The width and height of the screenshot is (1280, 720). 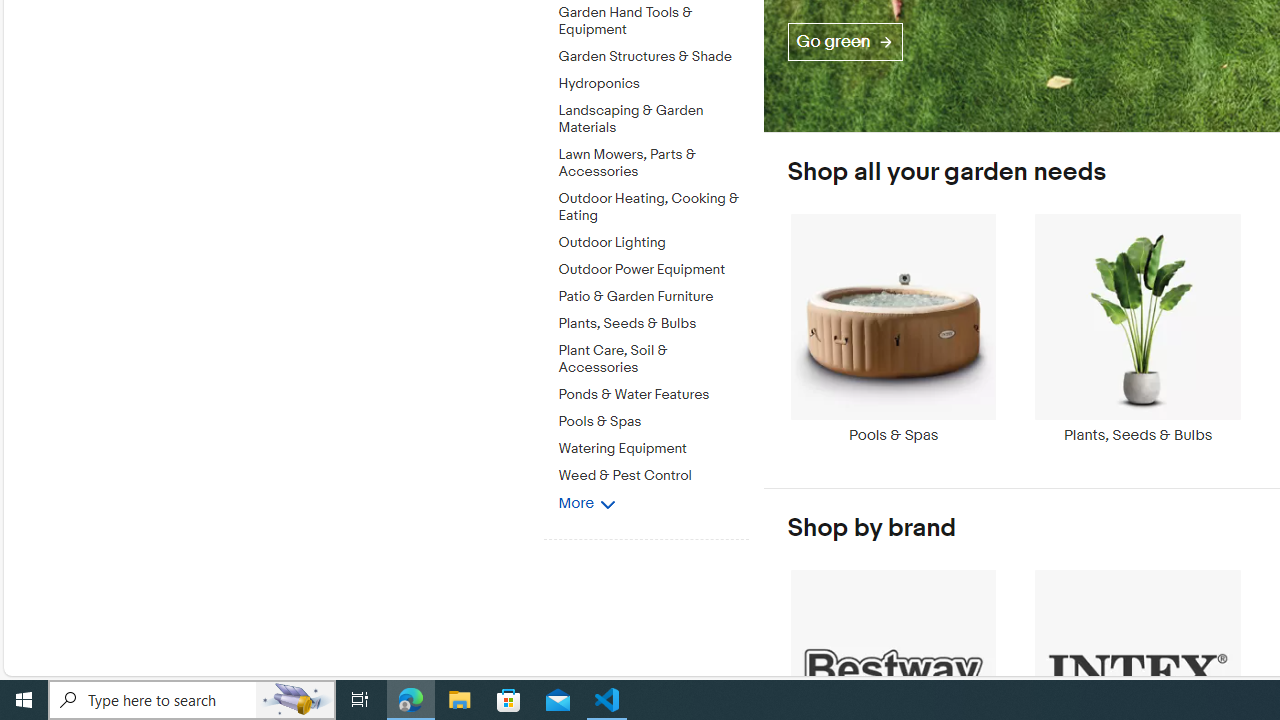 I want to click on 'Weed & Pest Control', so click(x=653, y=472).